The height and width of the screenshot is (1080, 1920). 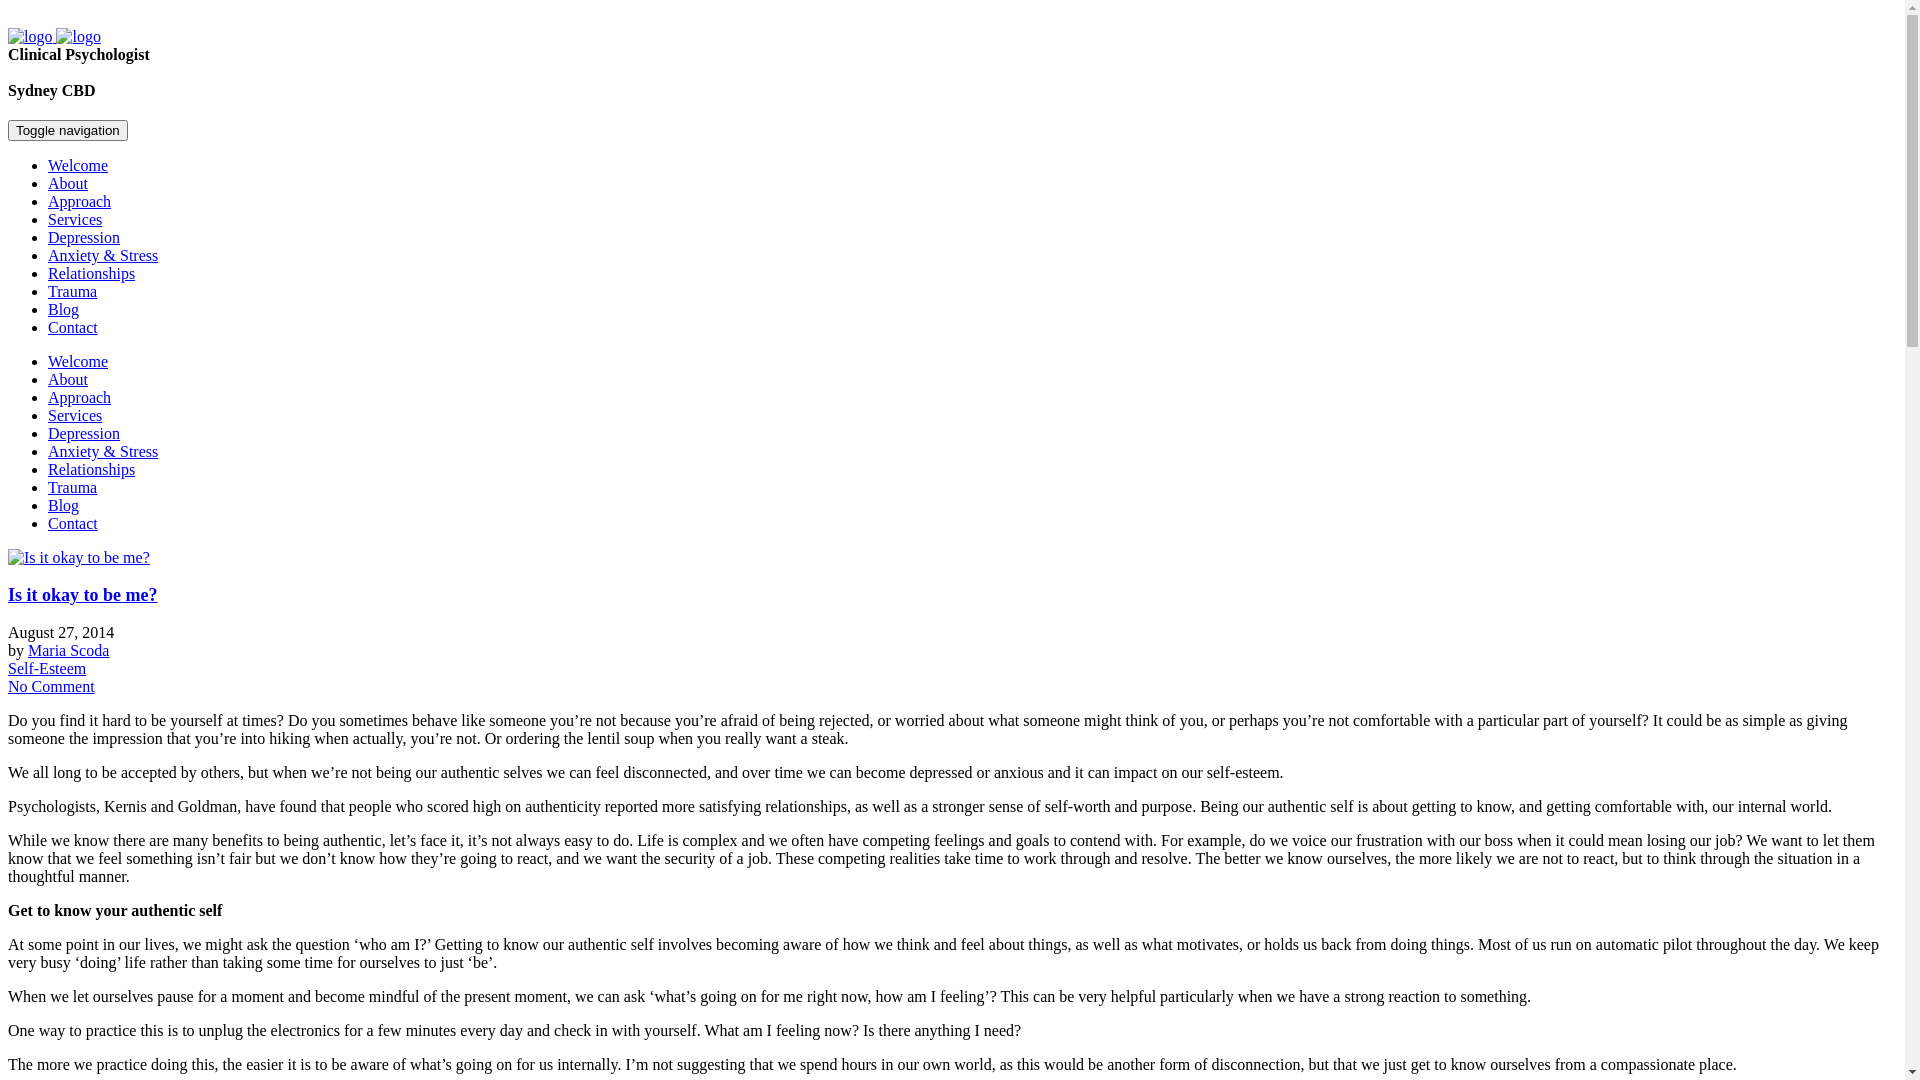 I want to click on 'About', so click(x=67, y=379).